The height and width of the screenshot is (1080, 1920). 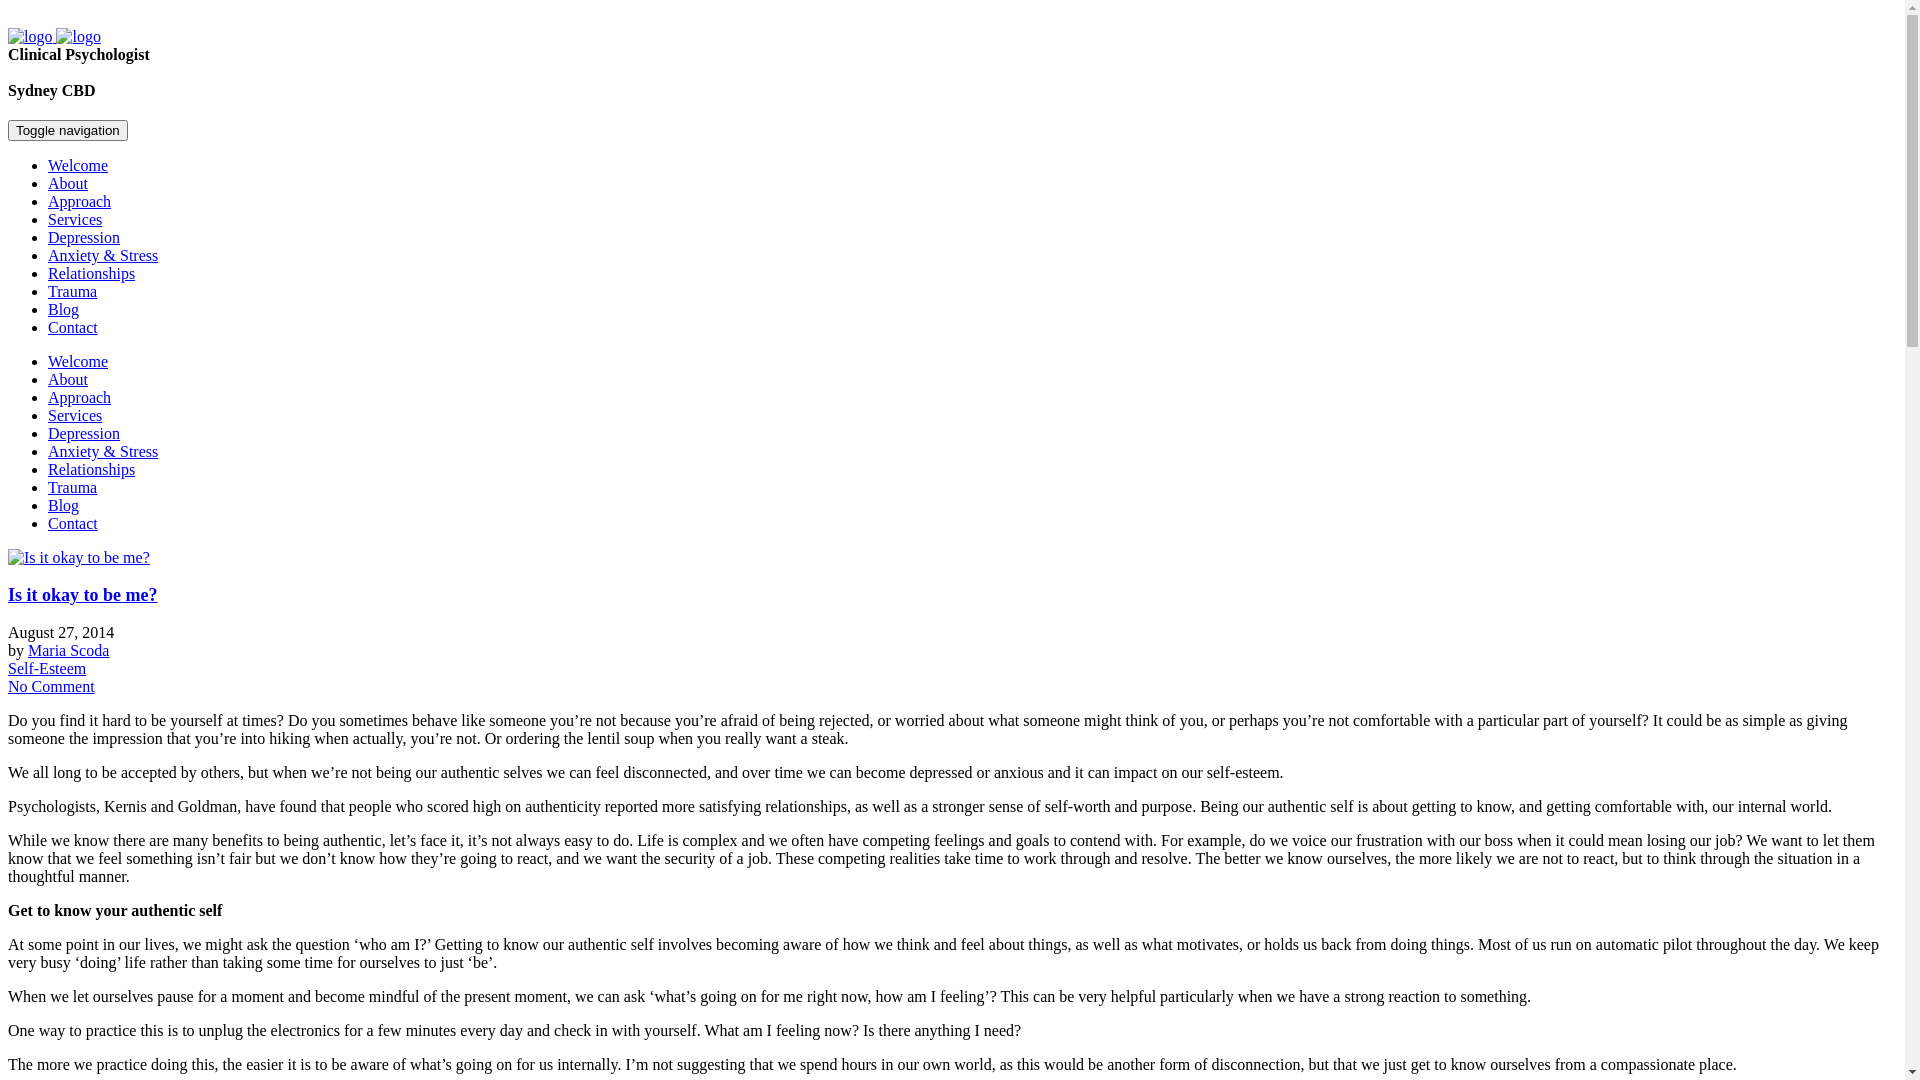 I want to click on 'About', so click(x=67, y=379).